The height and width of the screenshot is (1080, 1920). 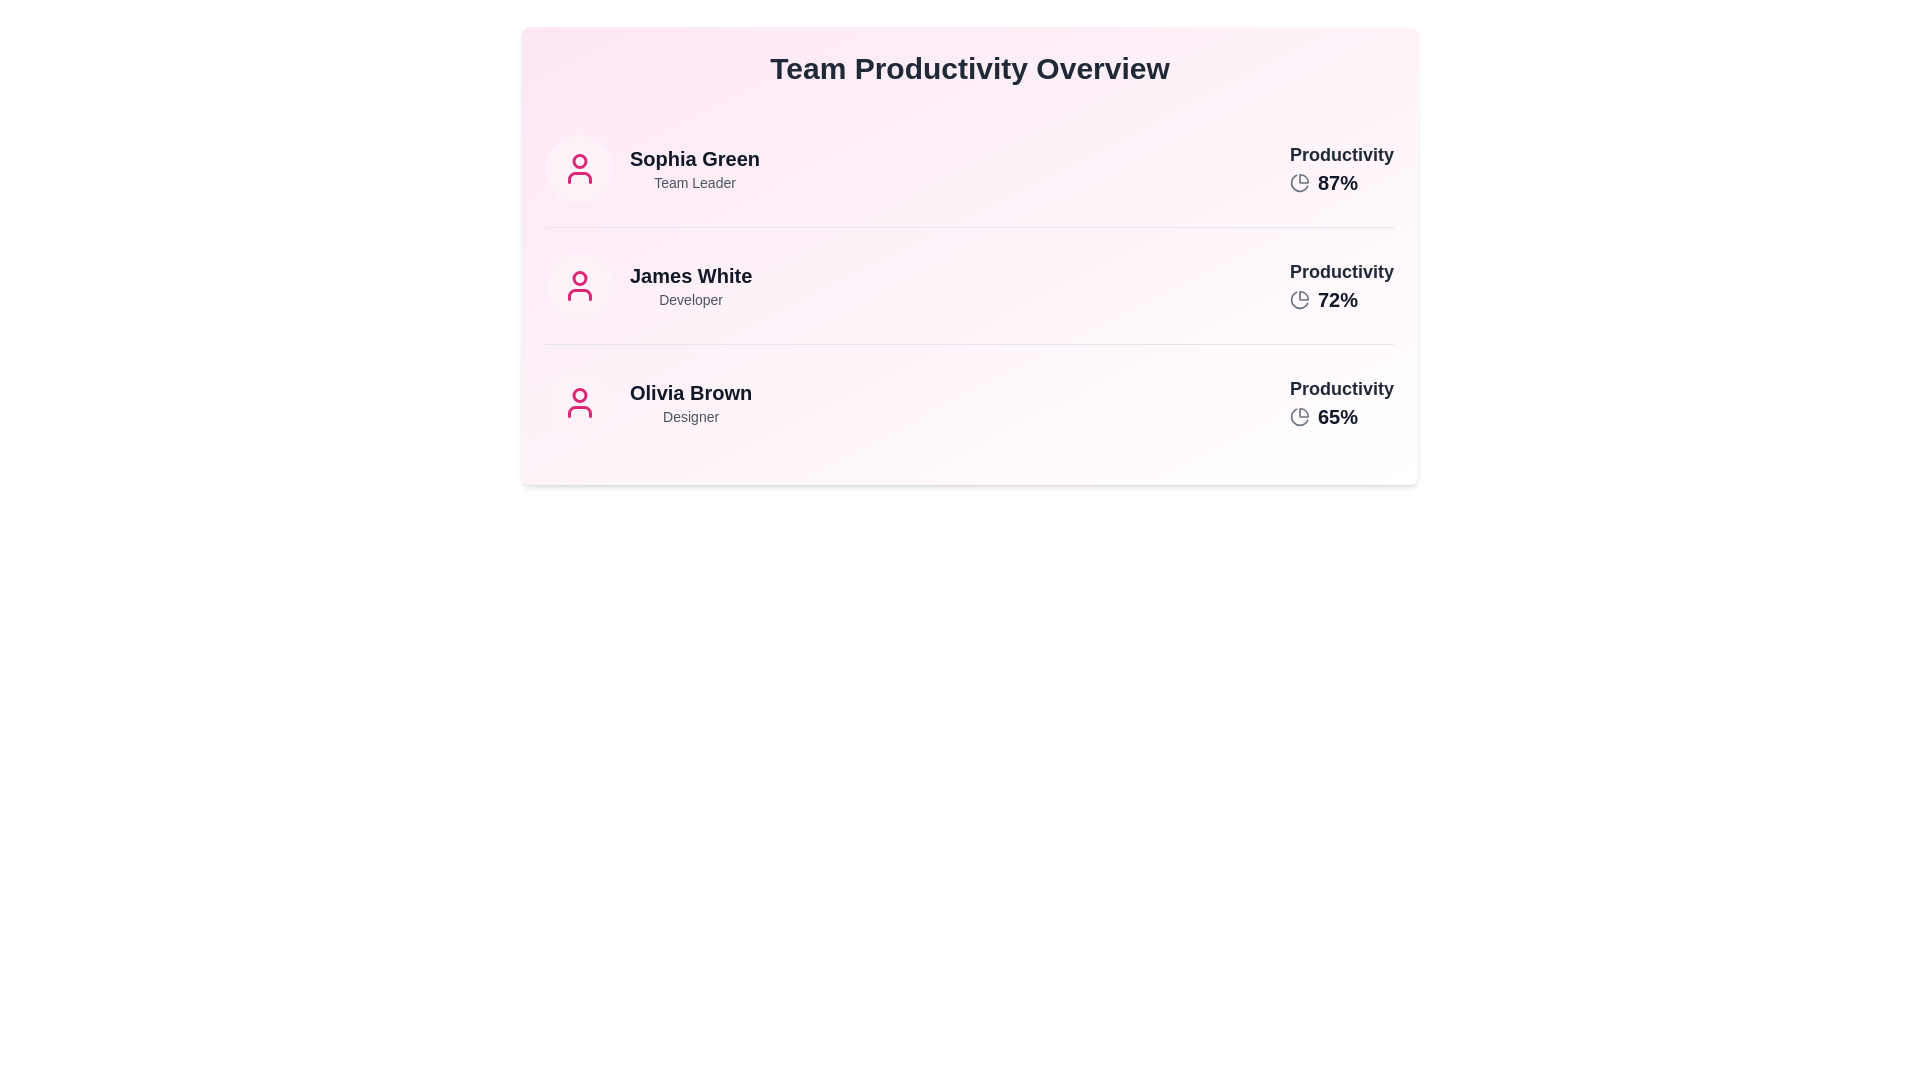 I want to click on the informational label displaying the productivity percentage for Olivia Brown, the Designer, so click(x=1341, y=402).